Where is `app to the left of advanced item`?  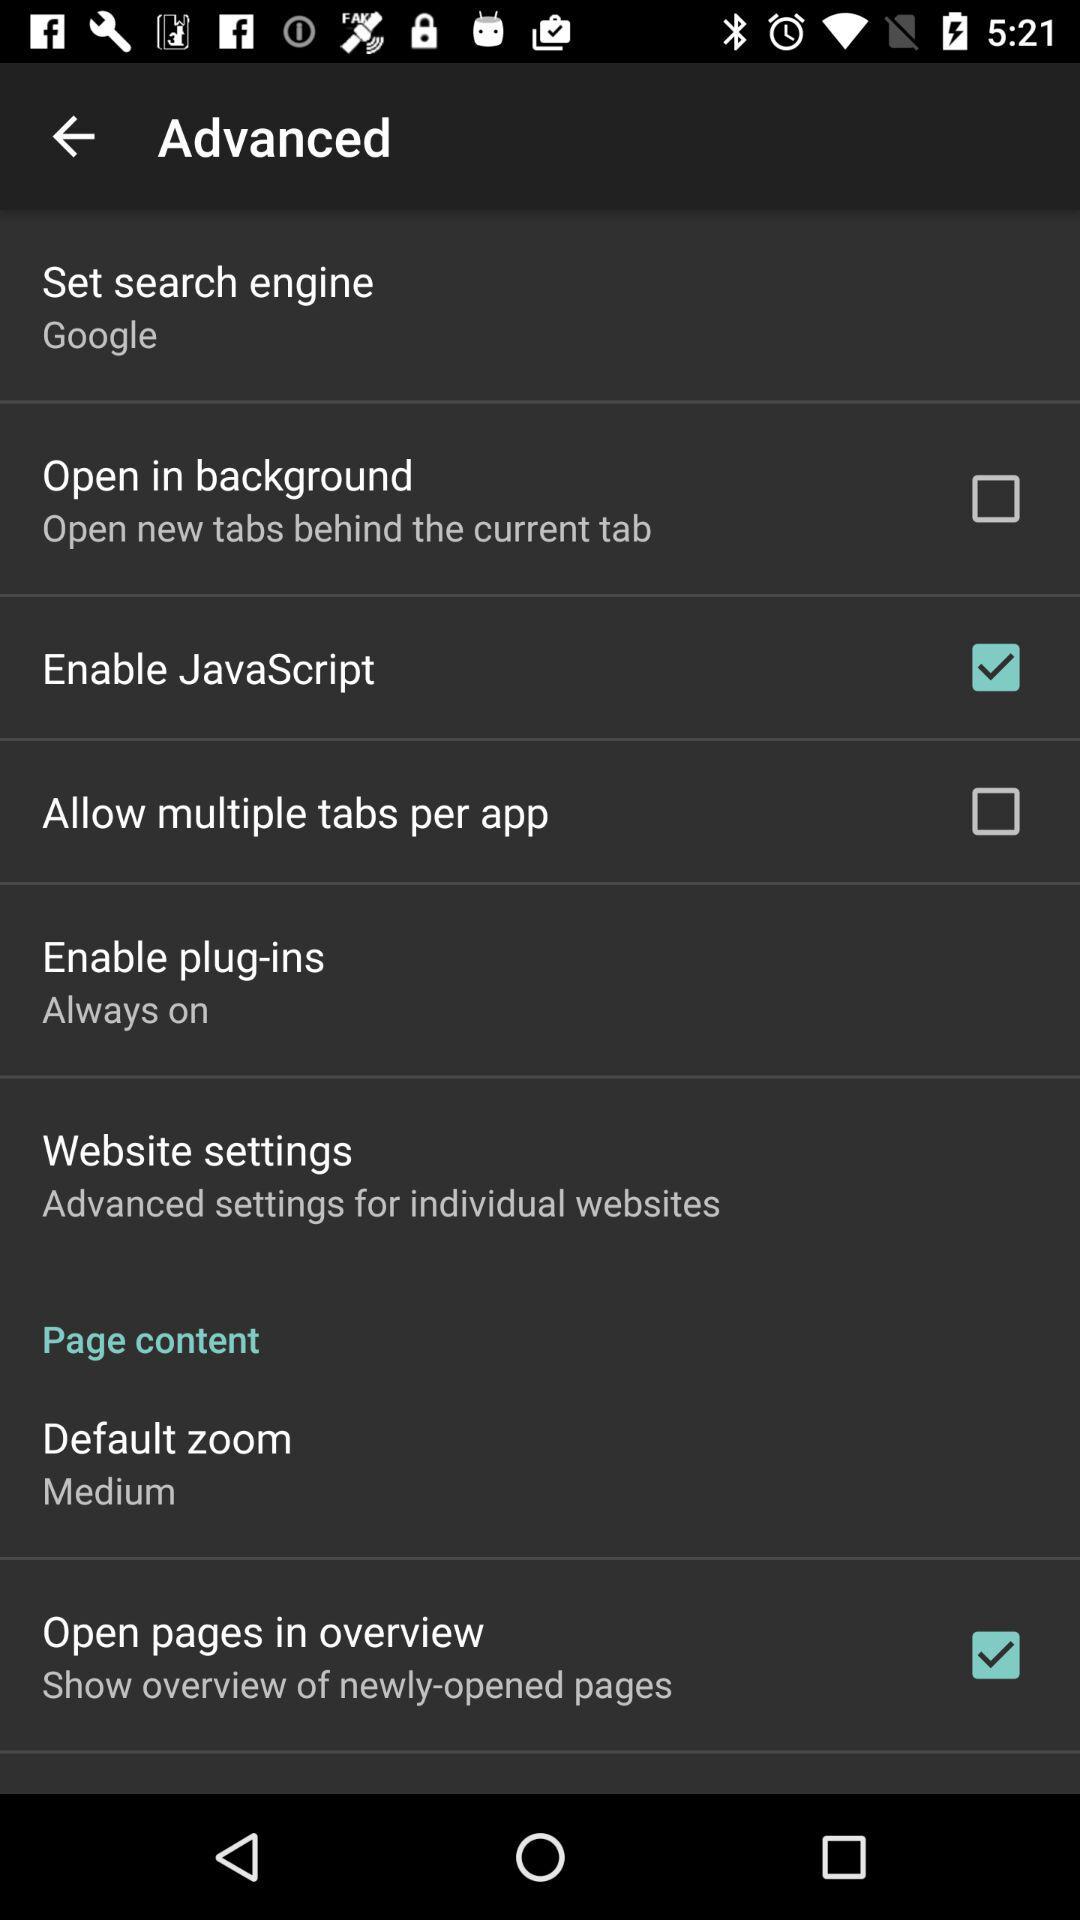 app to the left of advanced item is located at coordinates (72, 135).